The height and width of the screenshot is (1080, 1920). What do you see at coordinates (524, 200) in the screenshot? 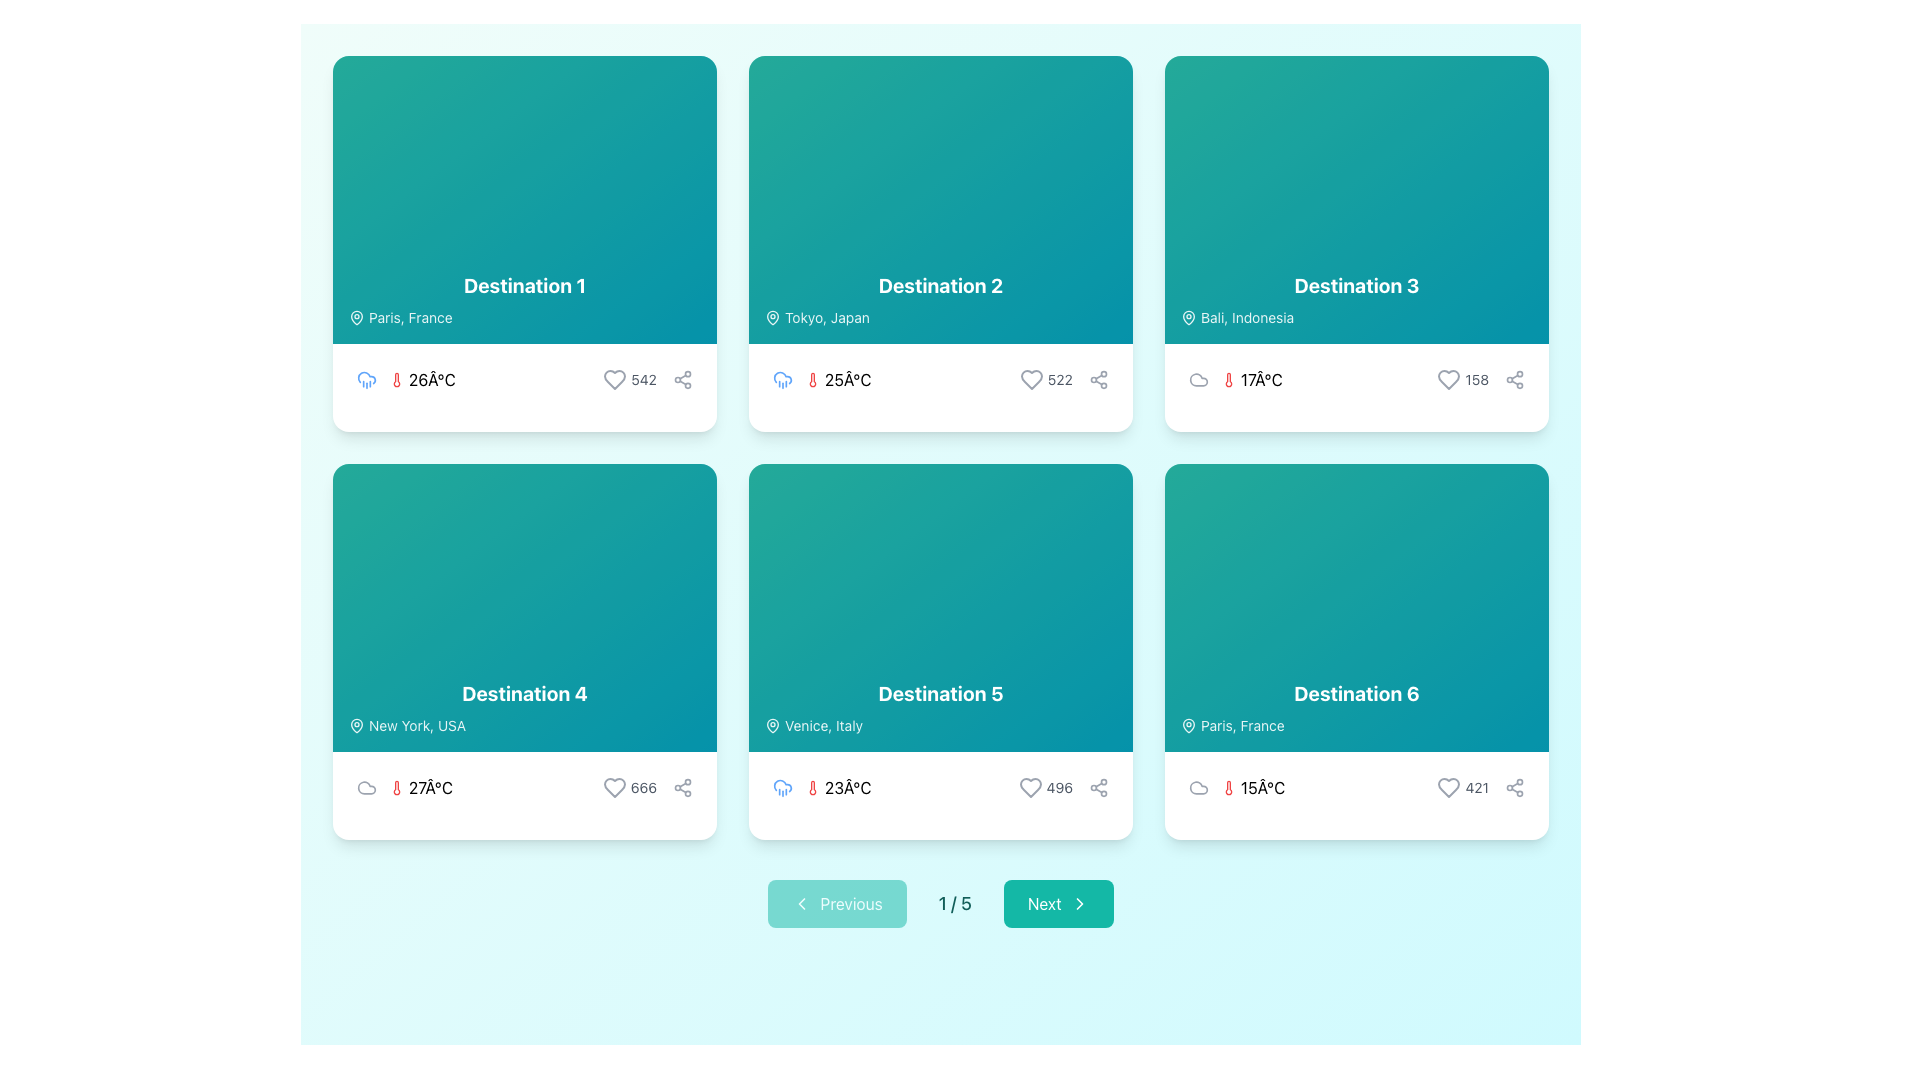
I see `the travel destination card in the top-left position of the grid layout` at bounding box center [524, 200].